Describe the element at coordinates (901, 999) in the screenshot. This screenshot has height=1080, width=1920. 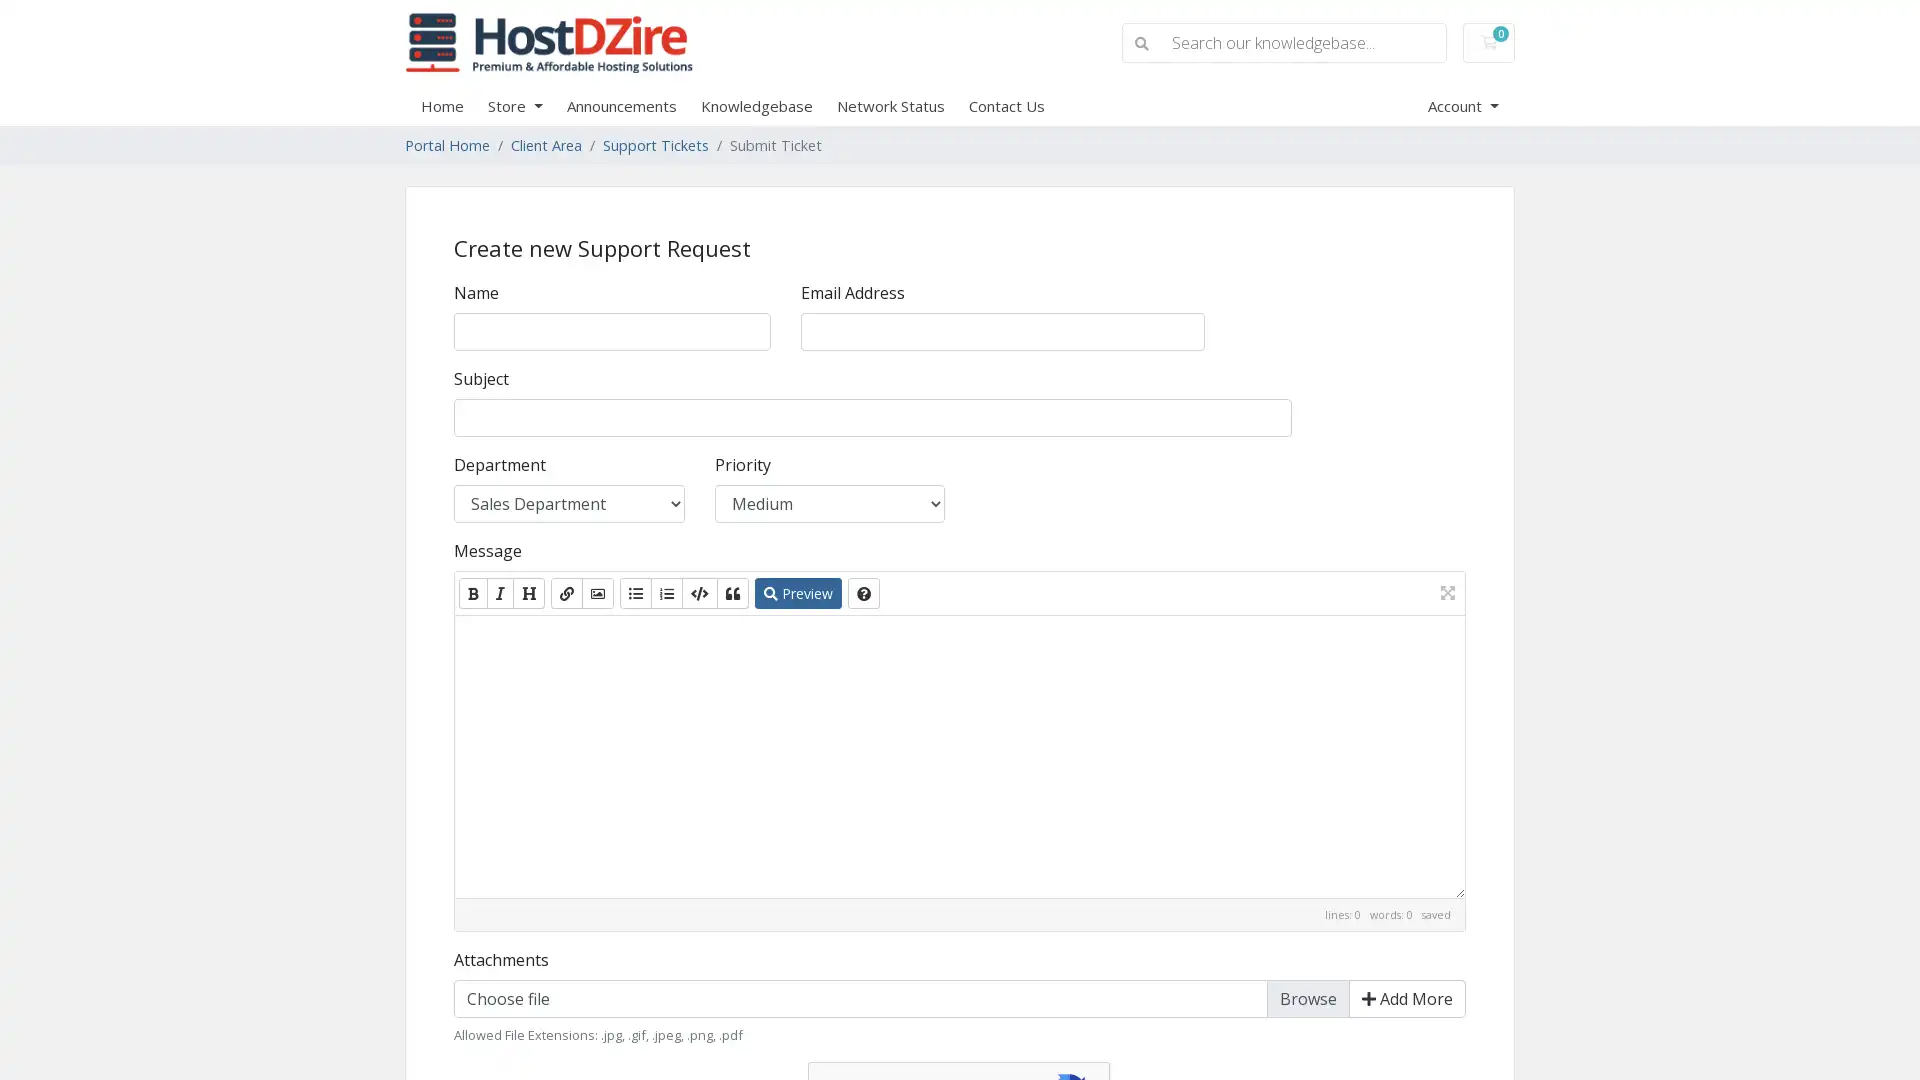
I see `Choose file Browse` at that location.